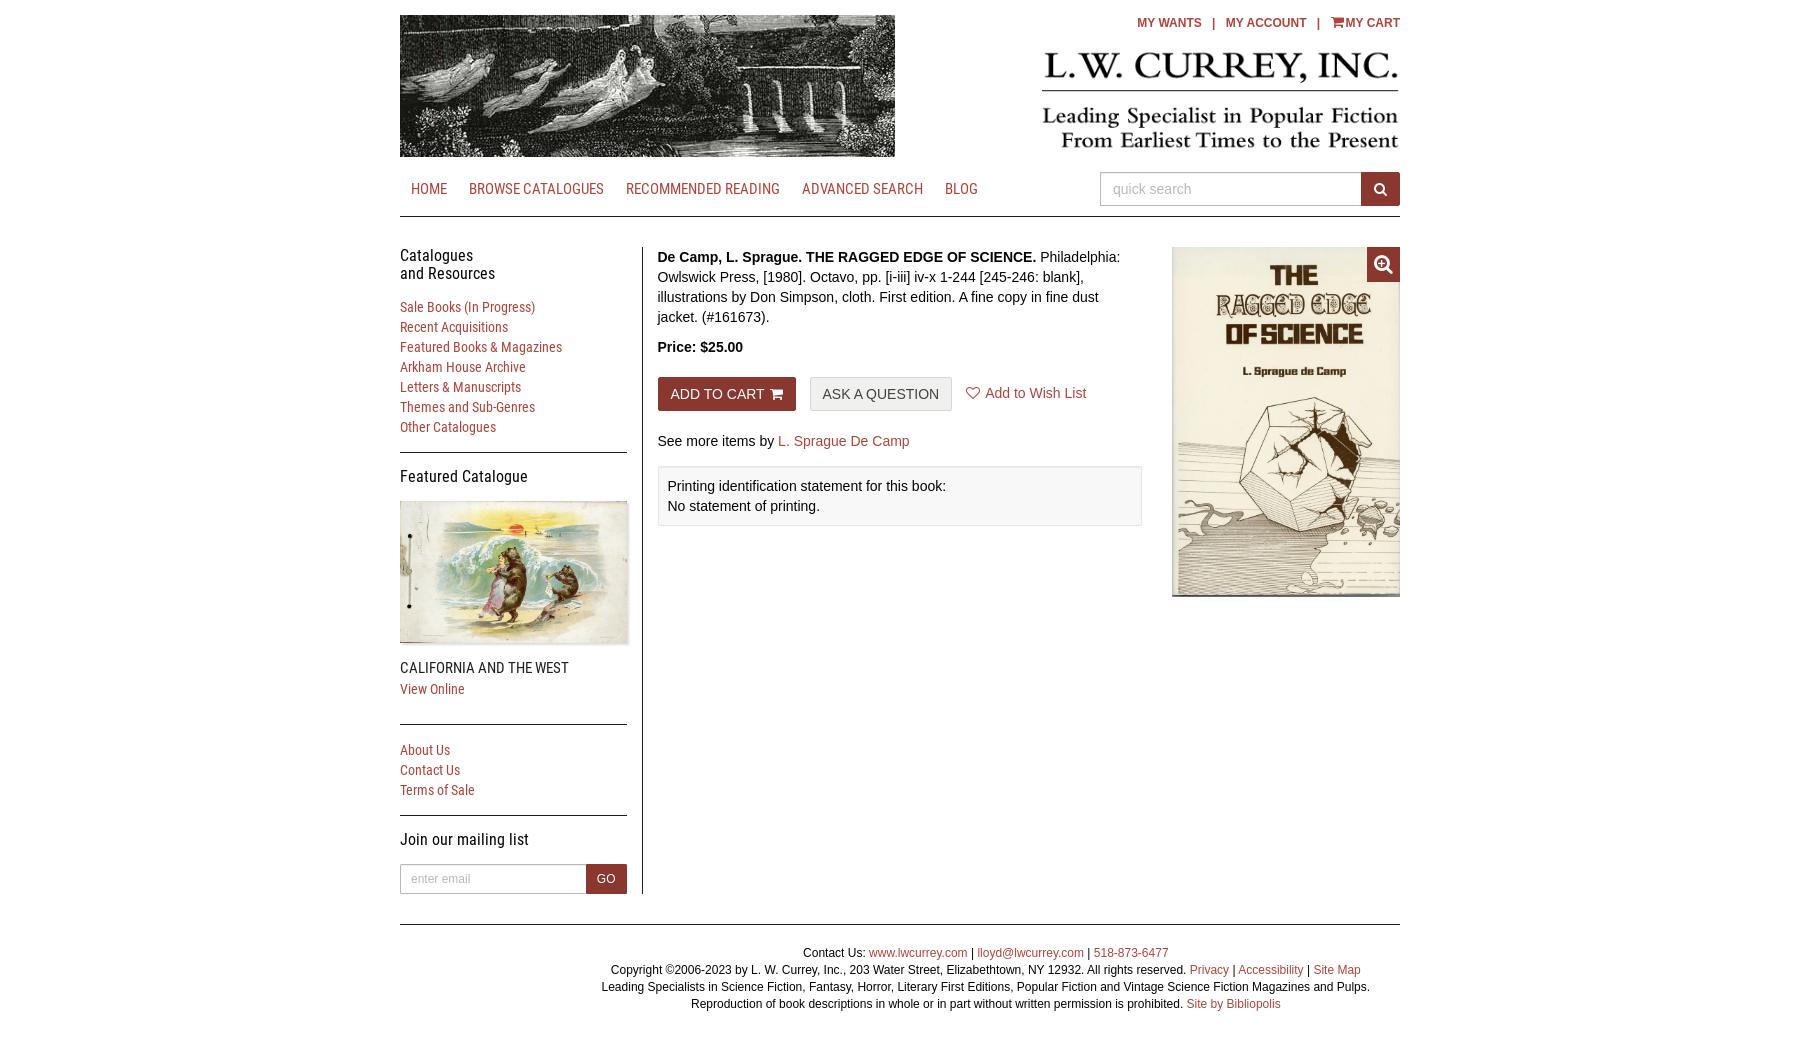 The width and height of the screenshot is (1800, 1044). Describe the element at coordinates (399, 666) in the screenshot. I see `'CALIFORNIA AND THE WEST'` at that location.